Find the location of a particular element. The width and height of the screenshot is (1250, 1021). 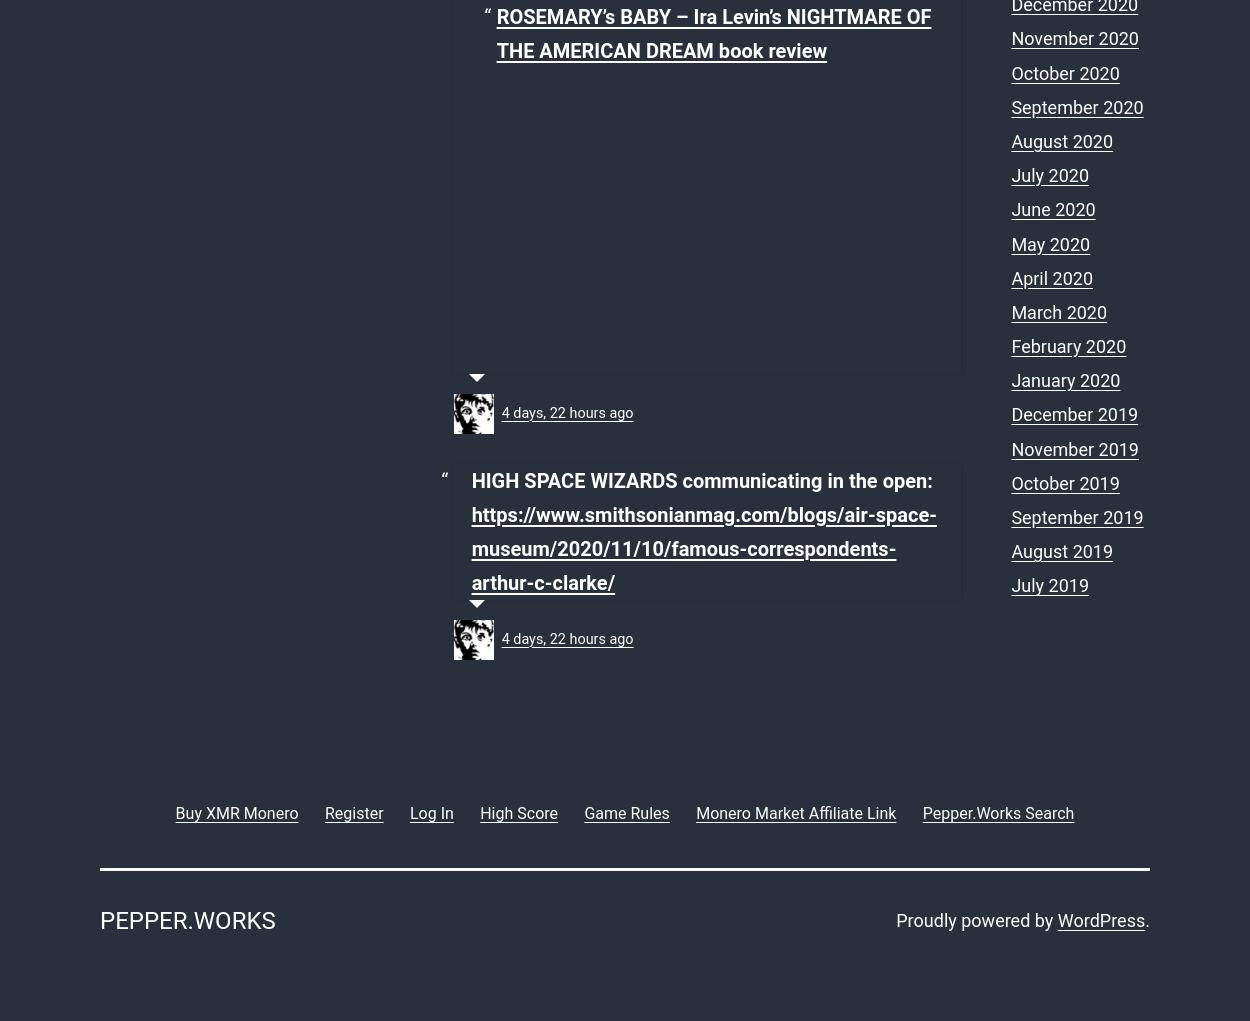

'March 2020' is located at coordinates (1059, 311).